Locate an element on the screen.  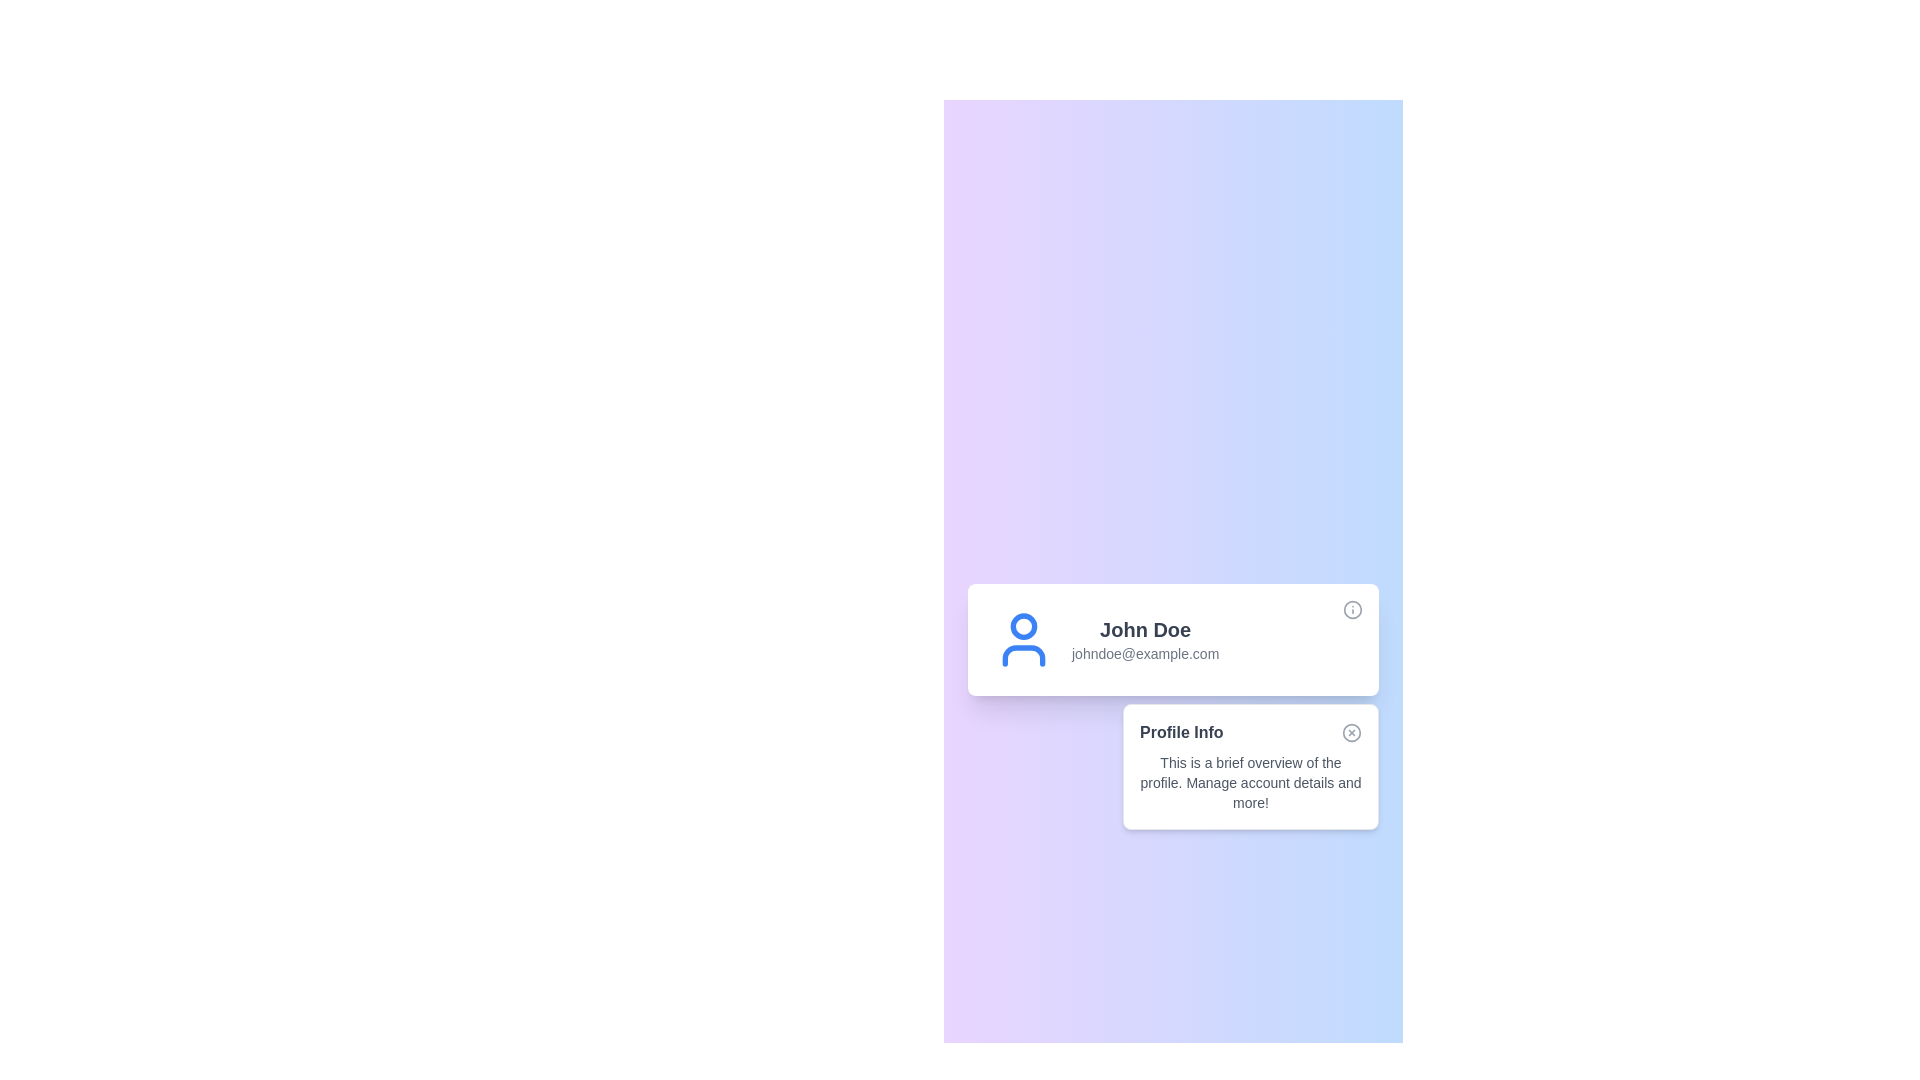
the static text displaying the user's name, which is located above the email 'johndoe@example.com' in the main card layout is located at coordinates (1145, 628).